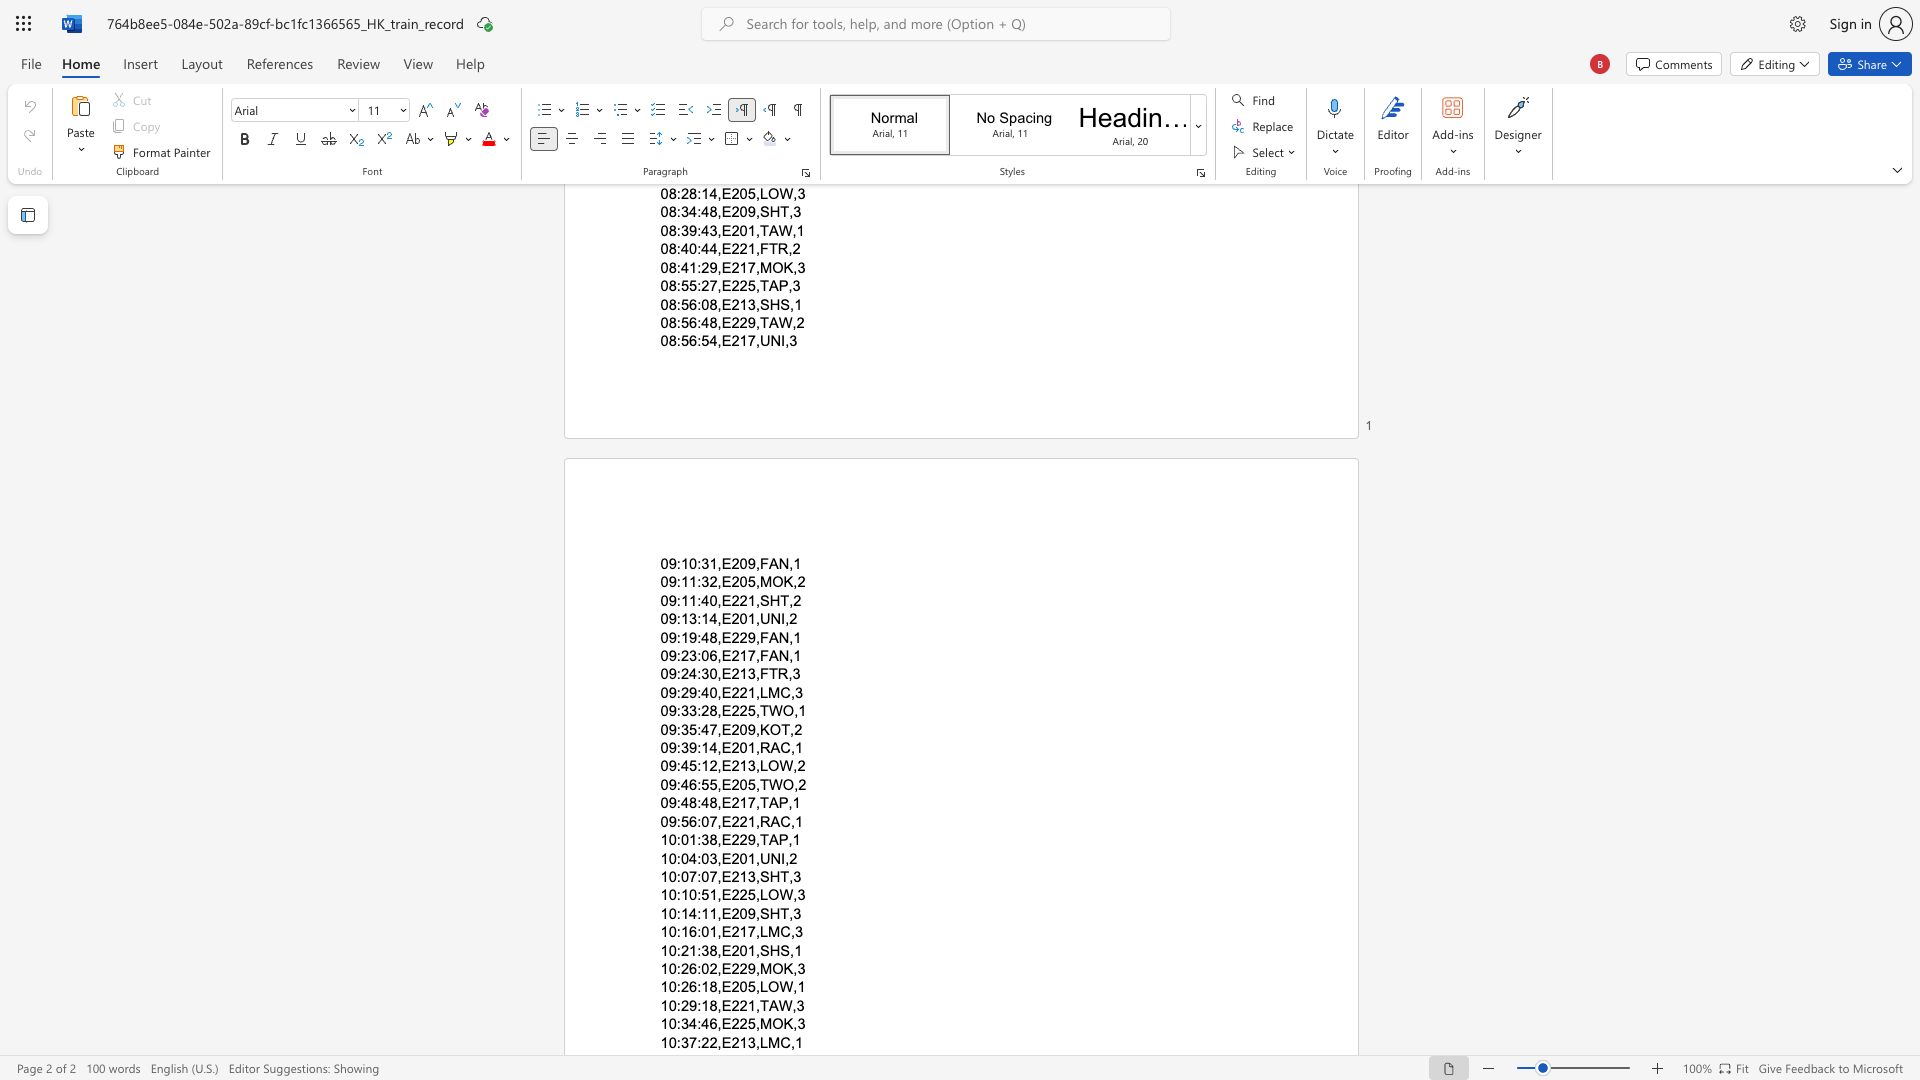 The height and width of the screenshot is (1080, 1920). Describe the element at coordinates (668, 1024) in the screenshot. I see `the space between the continuous character "1" and "0" in the text` at that location.